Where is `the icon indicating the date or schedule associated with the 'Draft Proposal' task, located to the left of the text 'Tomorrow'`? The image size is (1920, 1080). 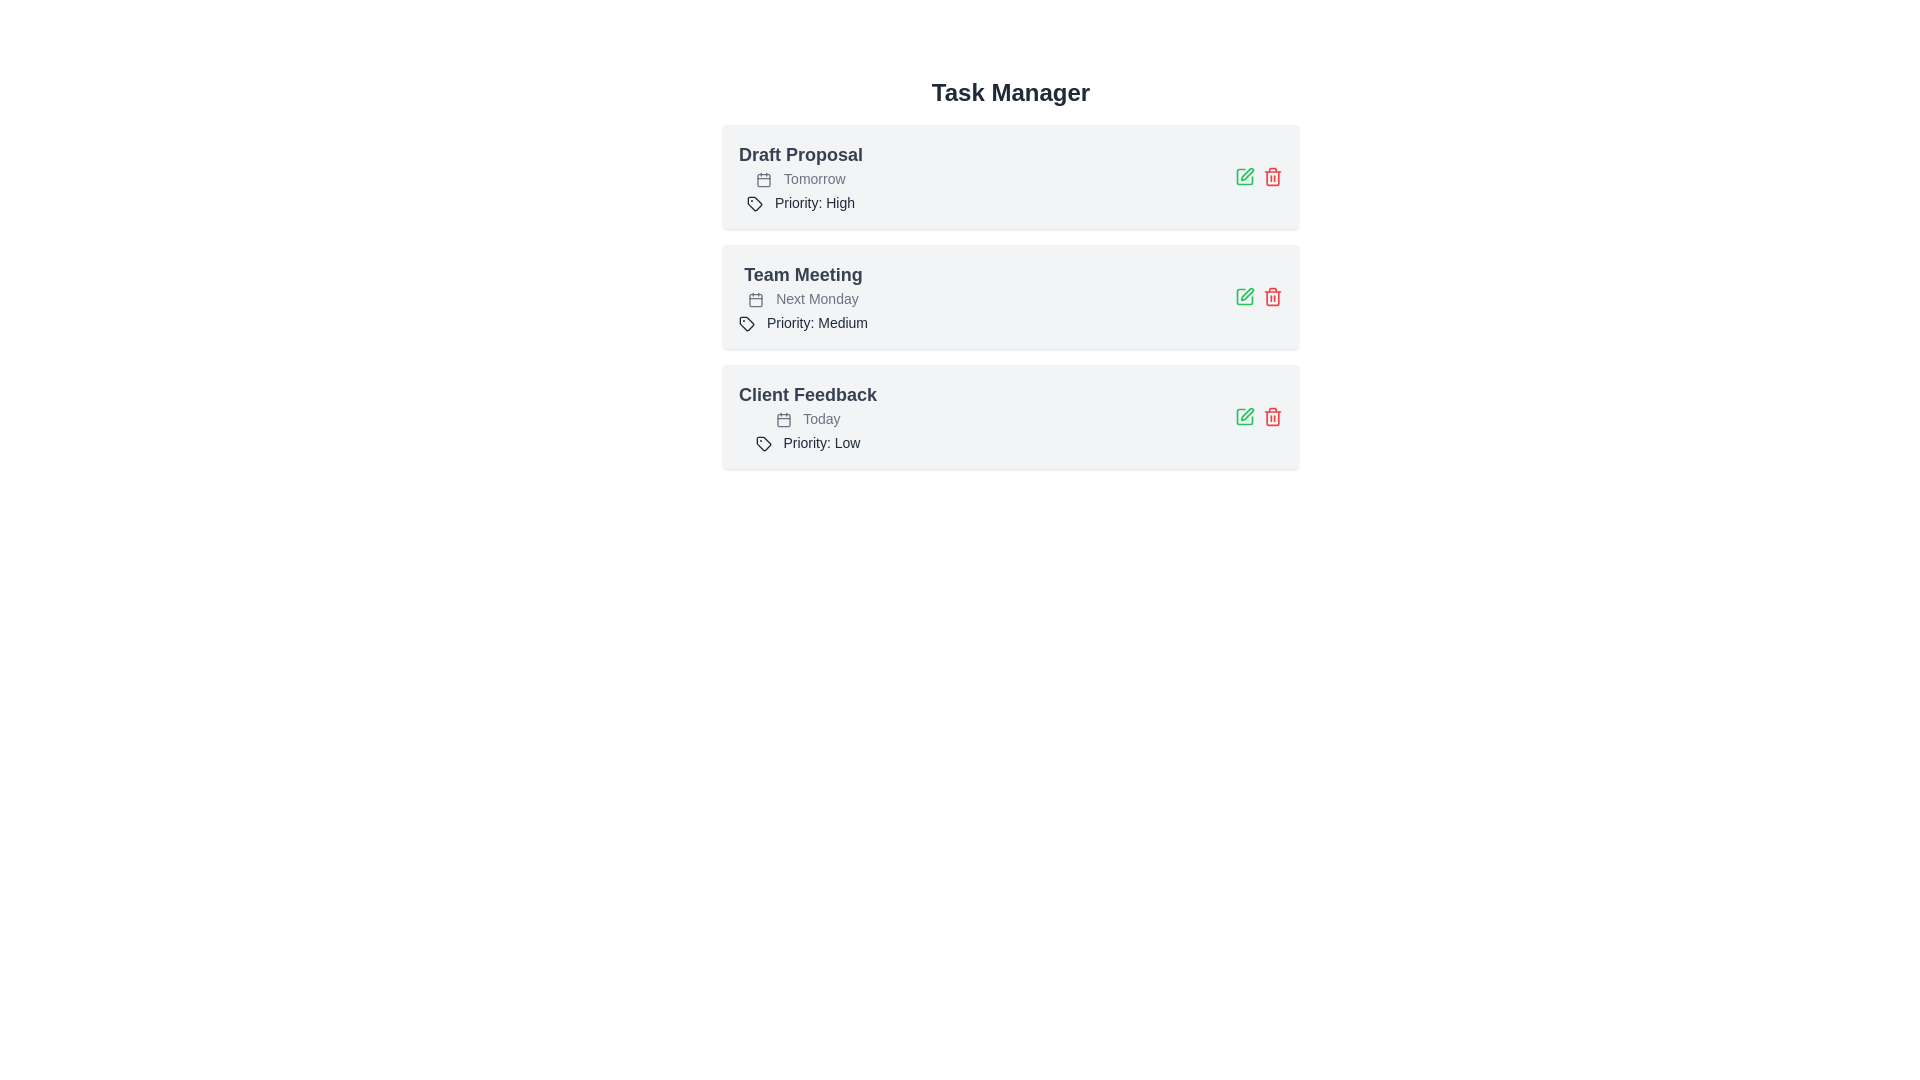
the icon indicating the date or schedule associated with the 'Draft Proposal' task, located to the left of the text 'Tomorrow' is located at coordinates (763, 180).